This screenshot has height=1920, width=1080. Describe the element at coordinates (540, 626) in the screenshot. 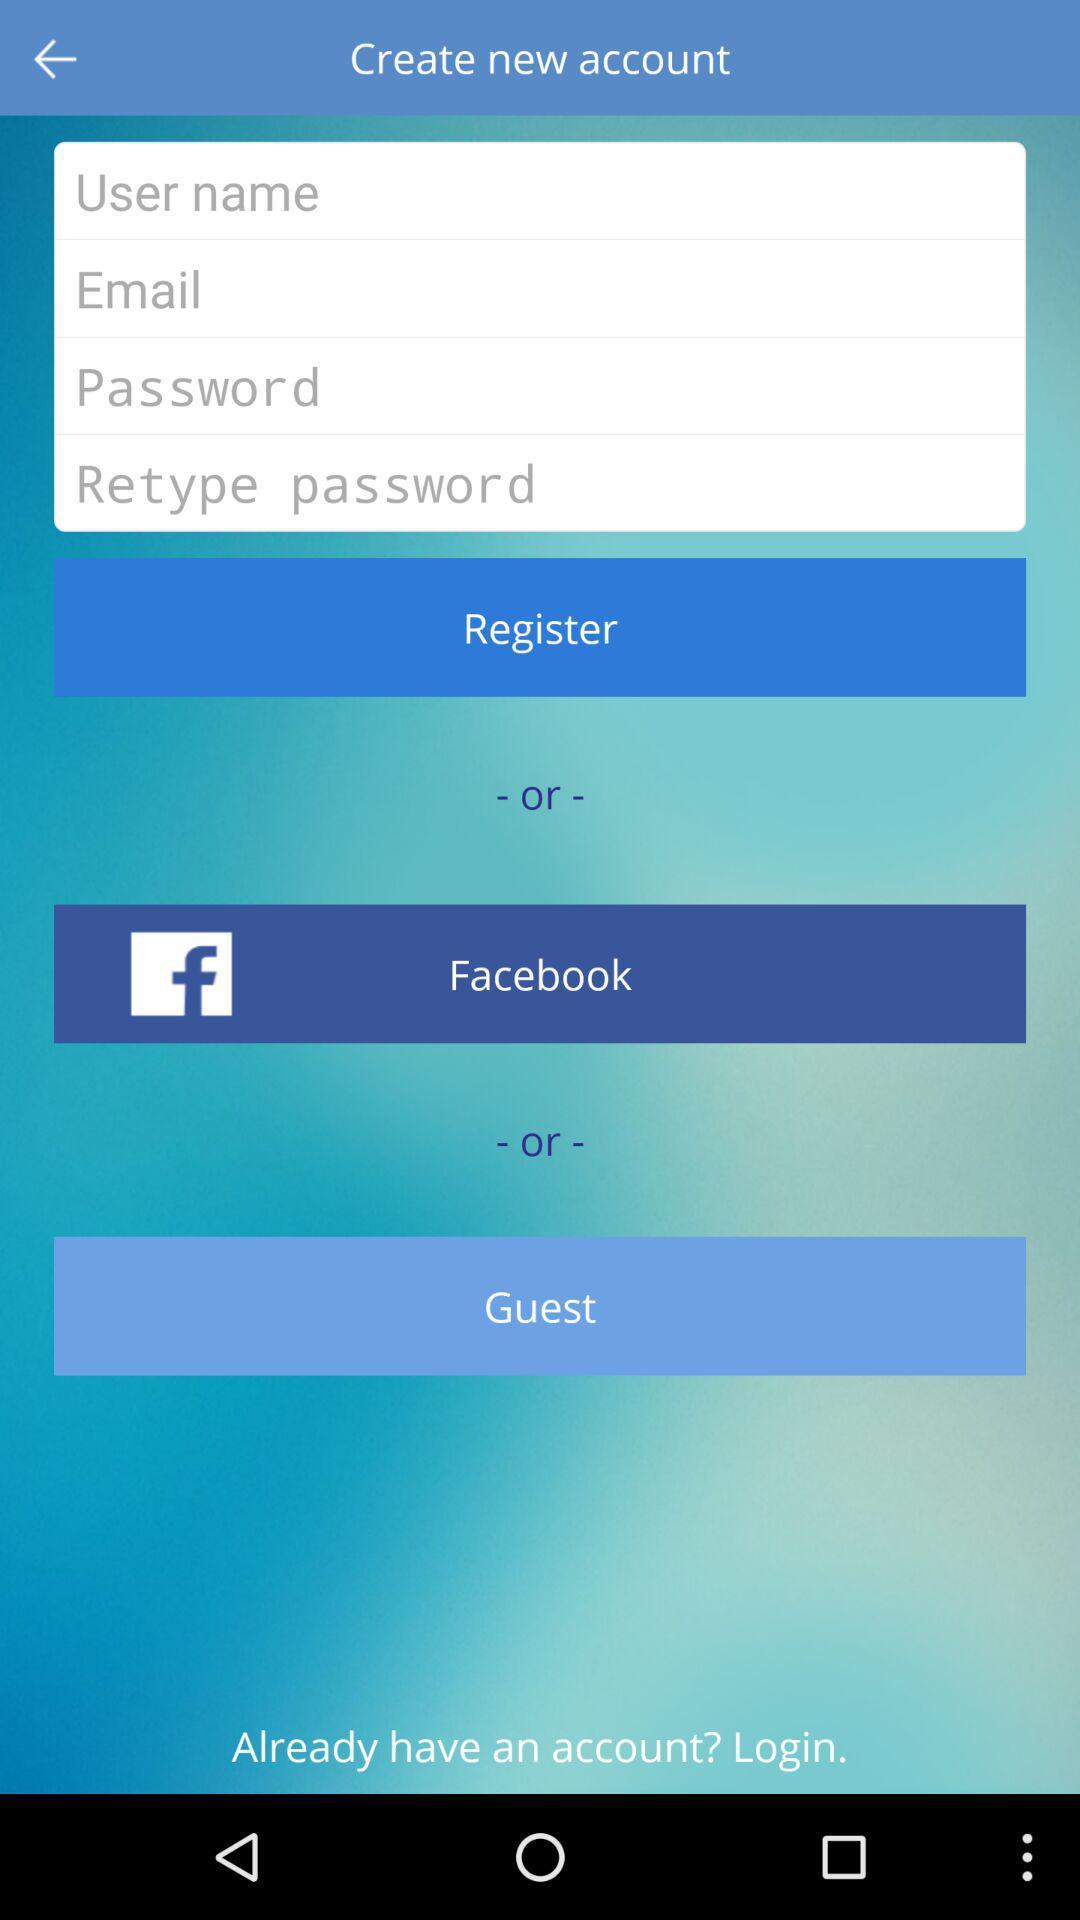

I see `register item` at that location.